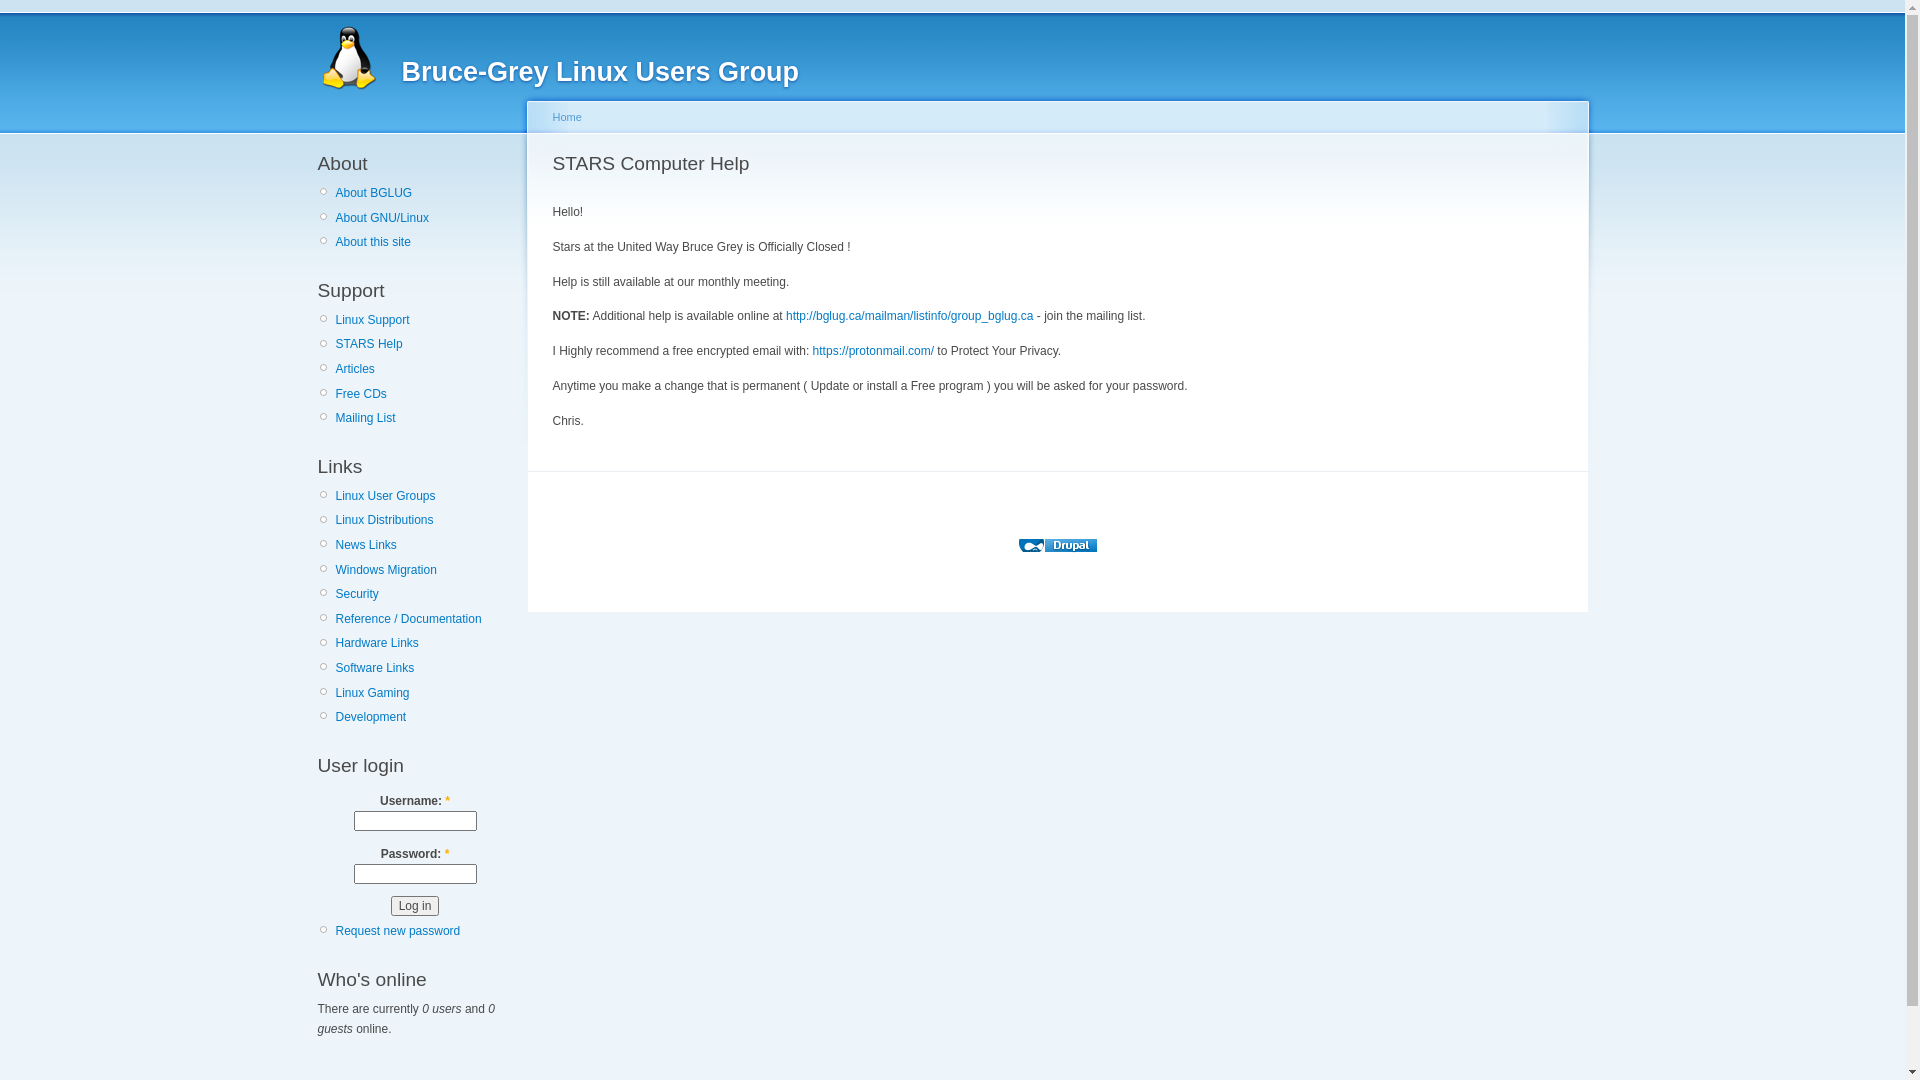 The height and width of the screenshot is (1080, 1920). I want to click on 'About BGLUG', so click(423, 192).